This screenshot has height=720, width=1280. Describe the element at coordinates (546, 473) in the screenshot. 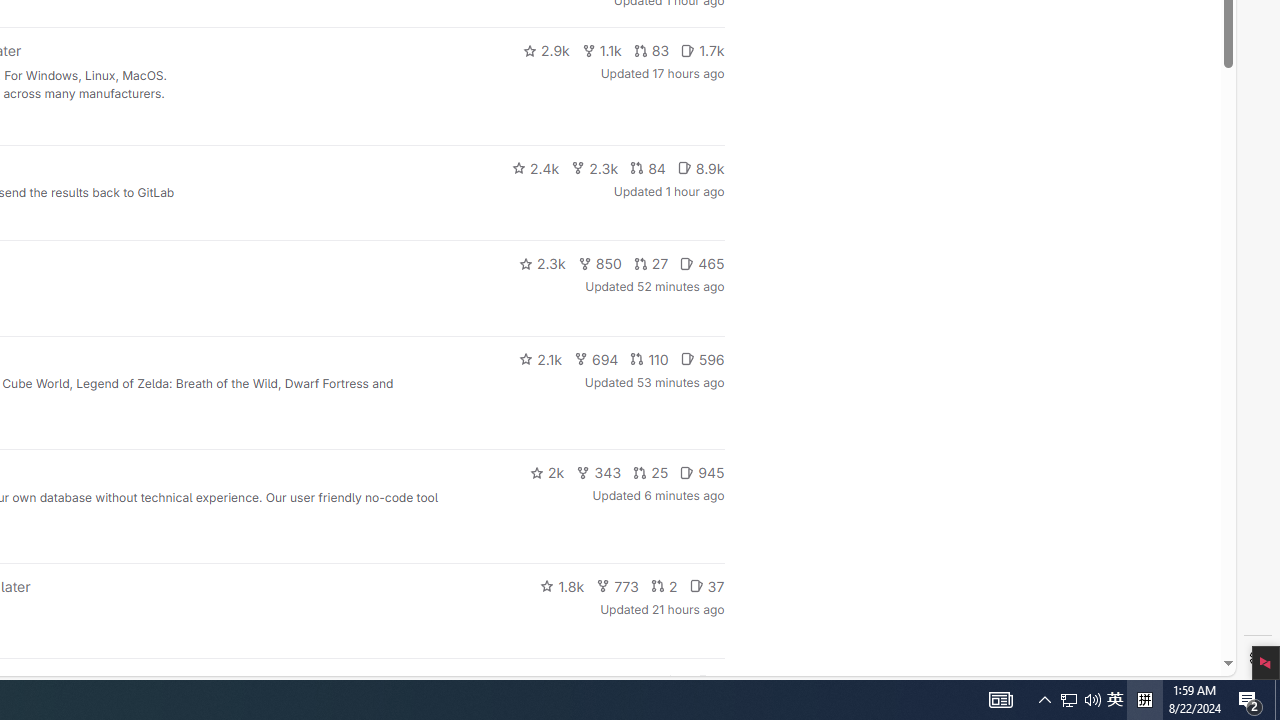

I see `'2k'` at that location.